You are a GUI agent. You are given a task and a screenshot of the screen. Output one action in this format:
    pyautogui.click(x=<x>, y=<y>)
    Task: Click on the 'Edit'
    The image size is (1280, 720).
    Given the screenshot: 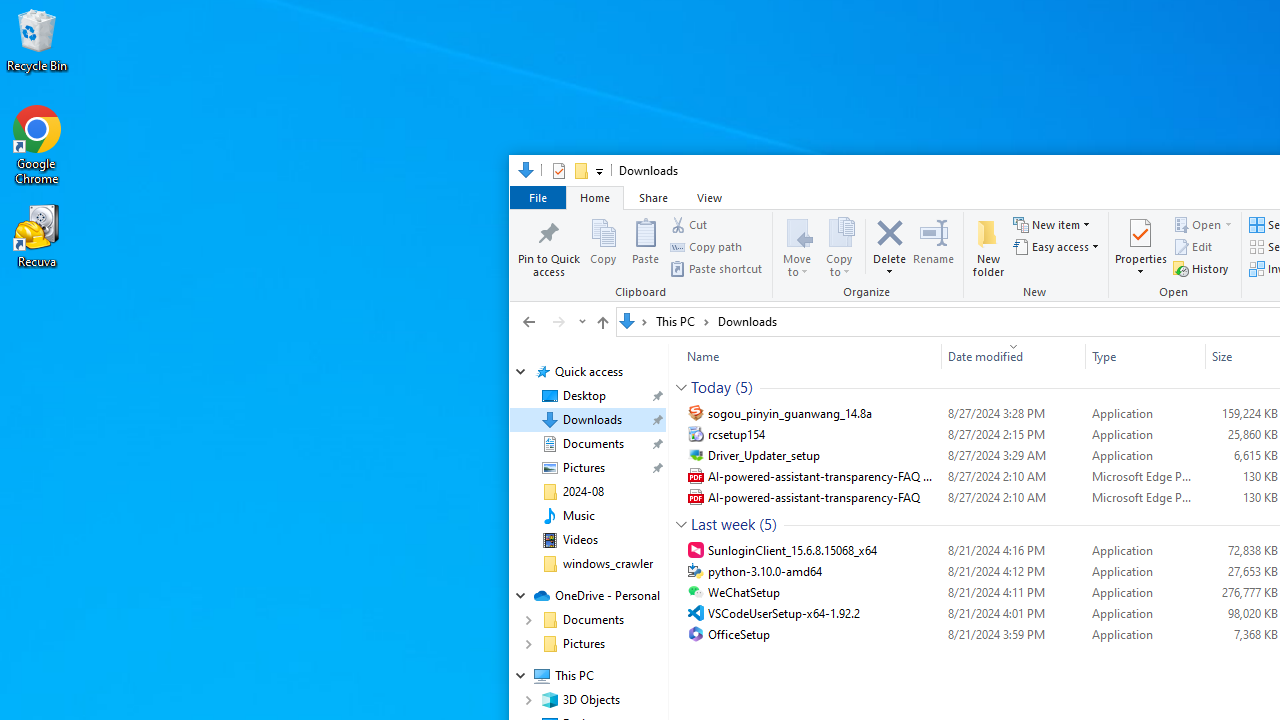 What is the action you would take?
    pyautogui.click(x=1192, y=245)
    